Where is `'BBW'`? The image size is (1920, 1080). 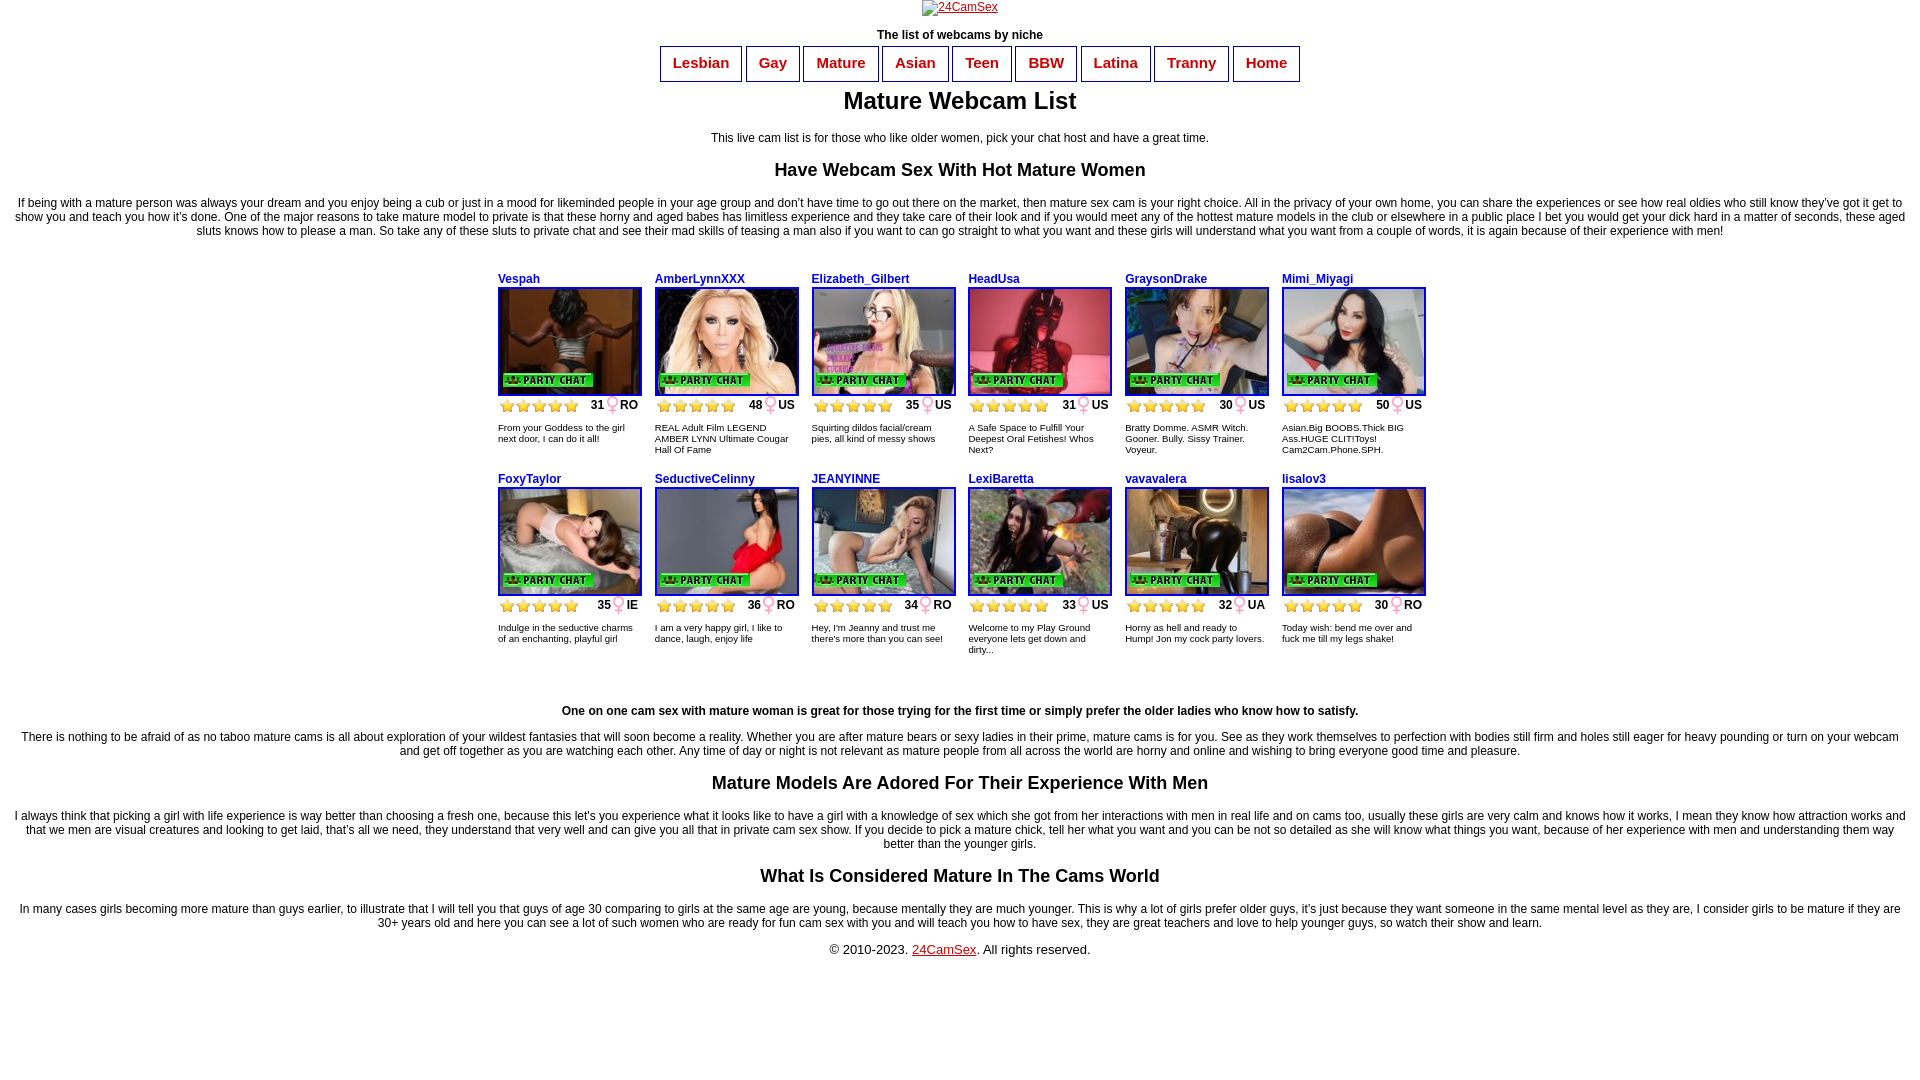
'BBW' is located at coordinates (1045, 61).